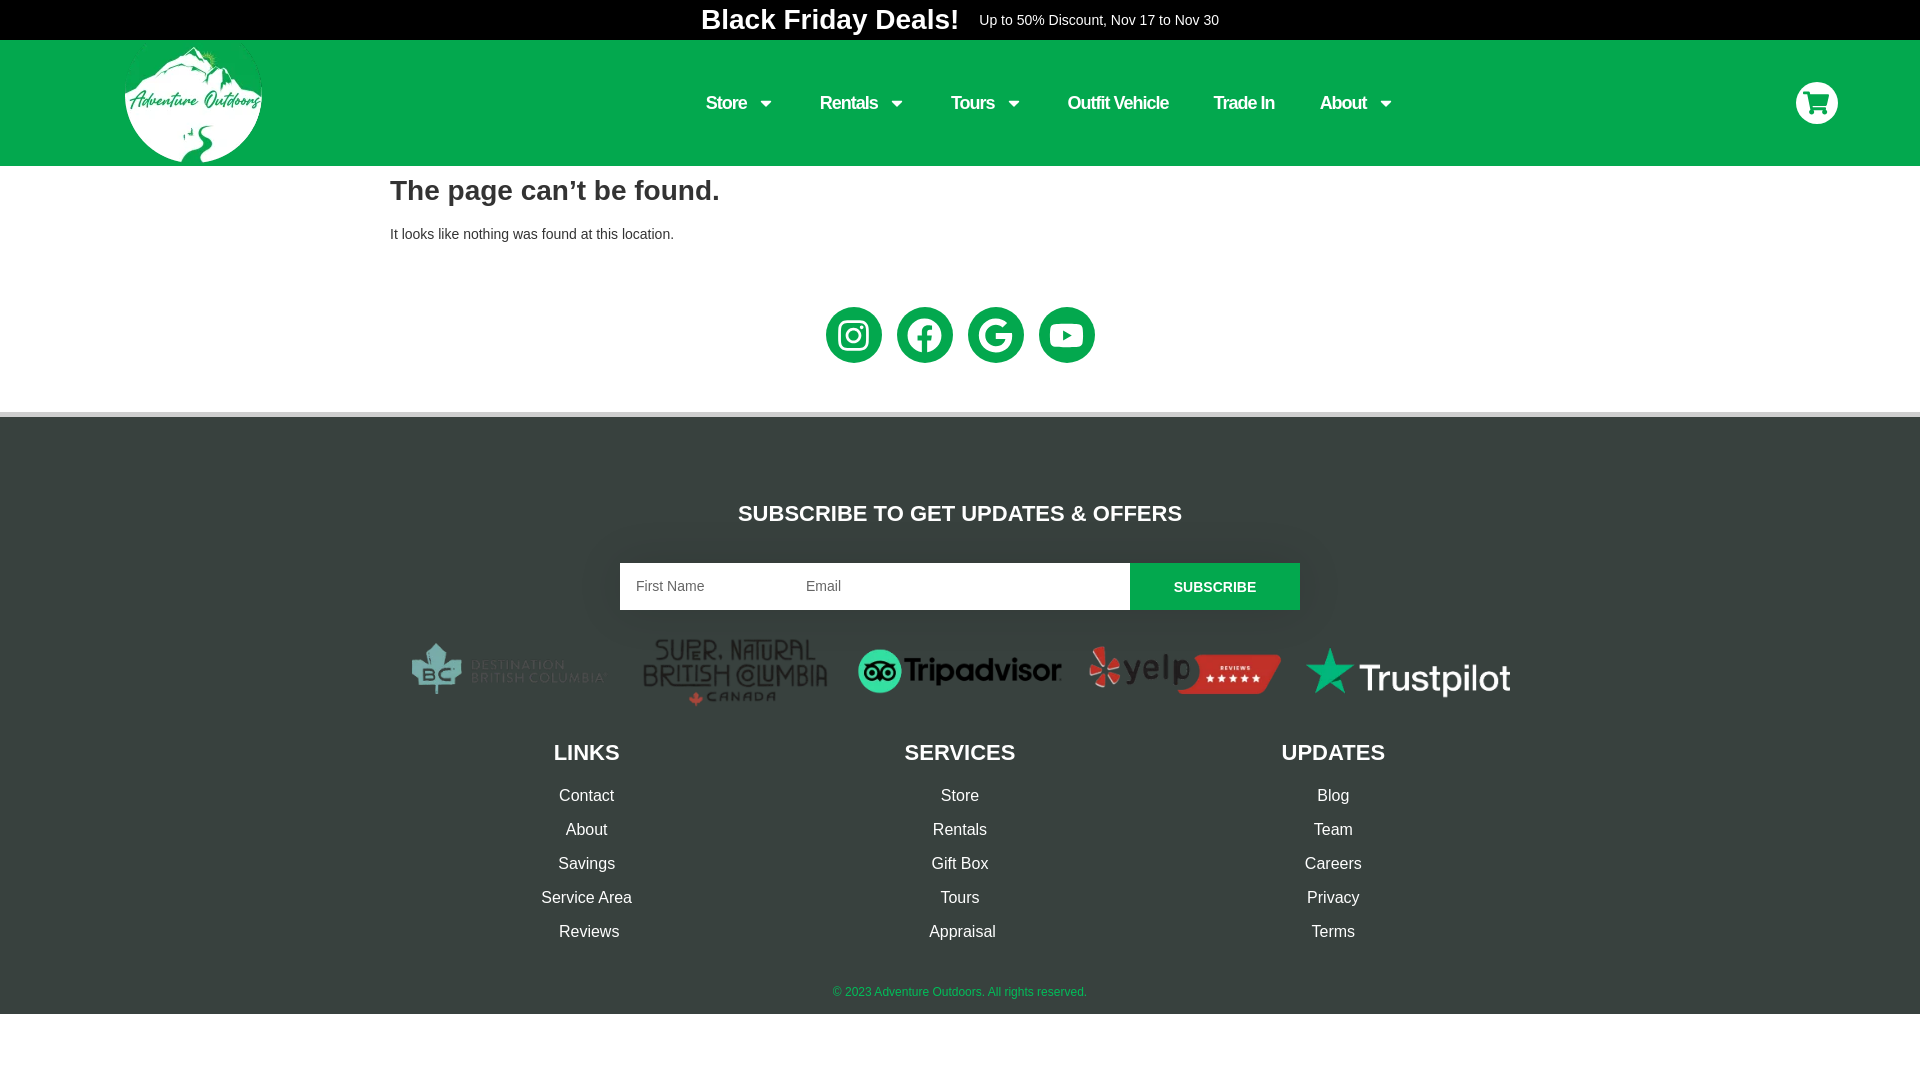 This screenshot has width=1920, height=1080. Describe the element at coordinates (958, 829) in the screenshot. I see `'Rentals'` at that location.